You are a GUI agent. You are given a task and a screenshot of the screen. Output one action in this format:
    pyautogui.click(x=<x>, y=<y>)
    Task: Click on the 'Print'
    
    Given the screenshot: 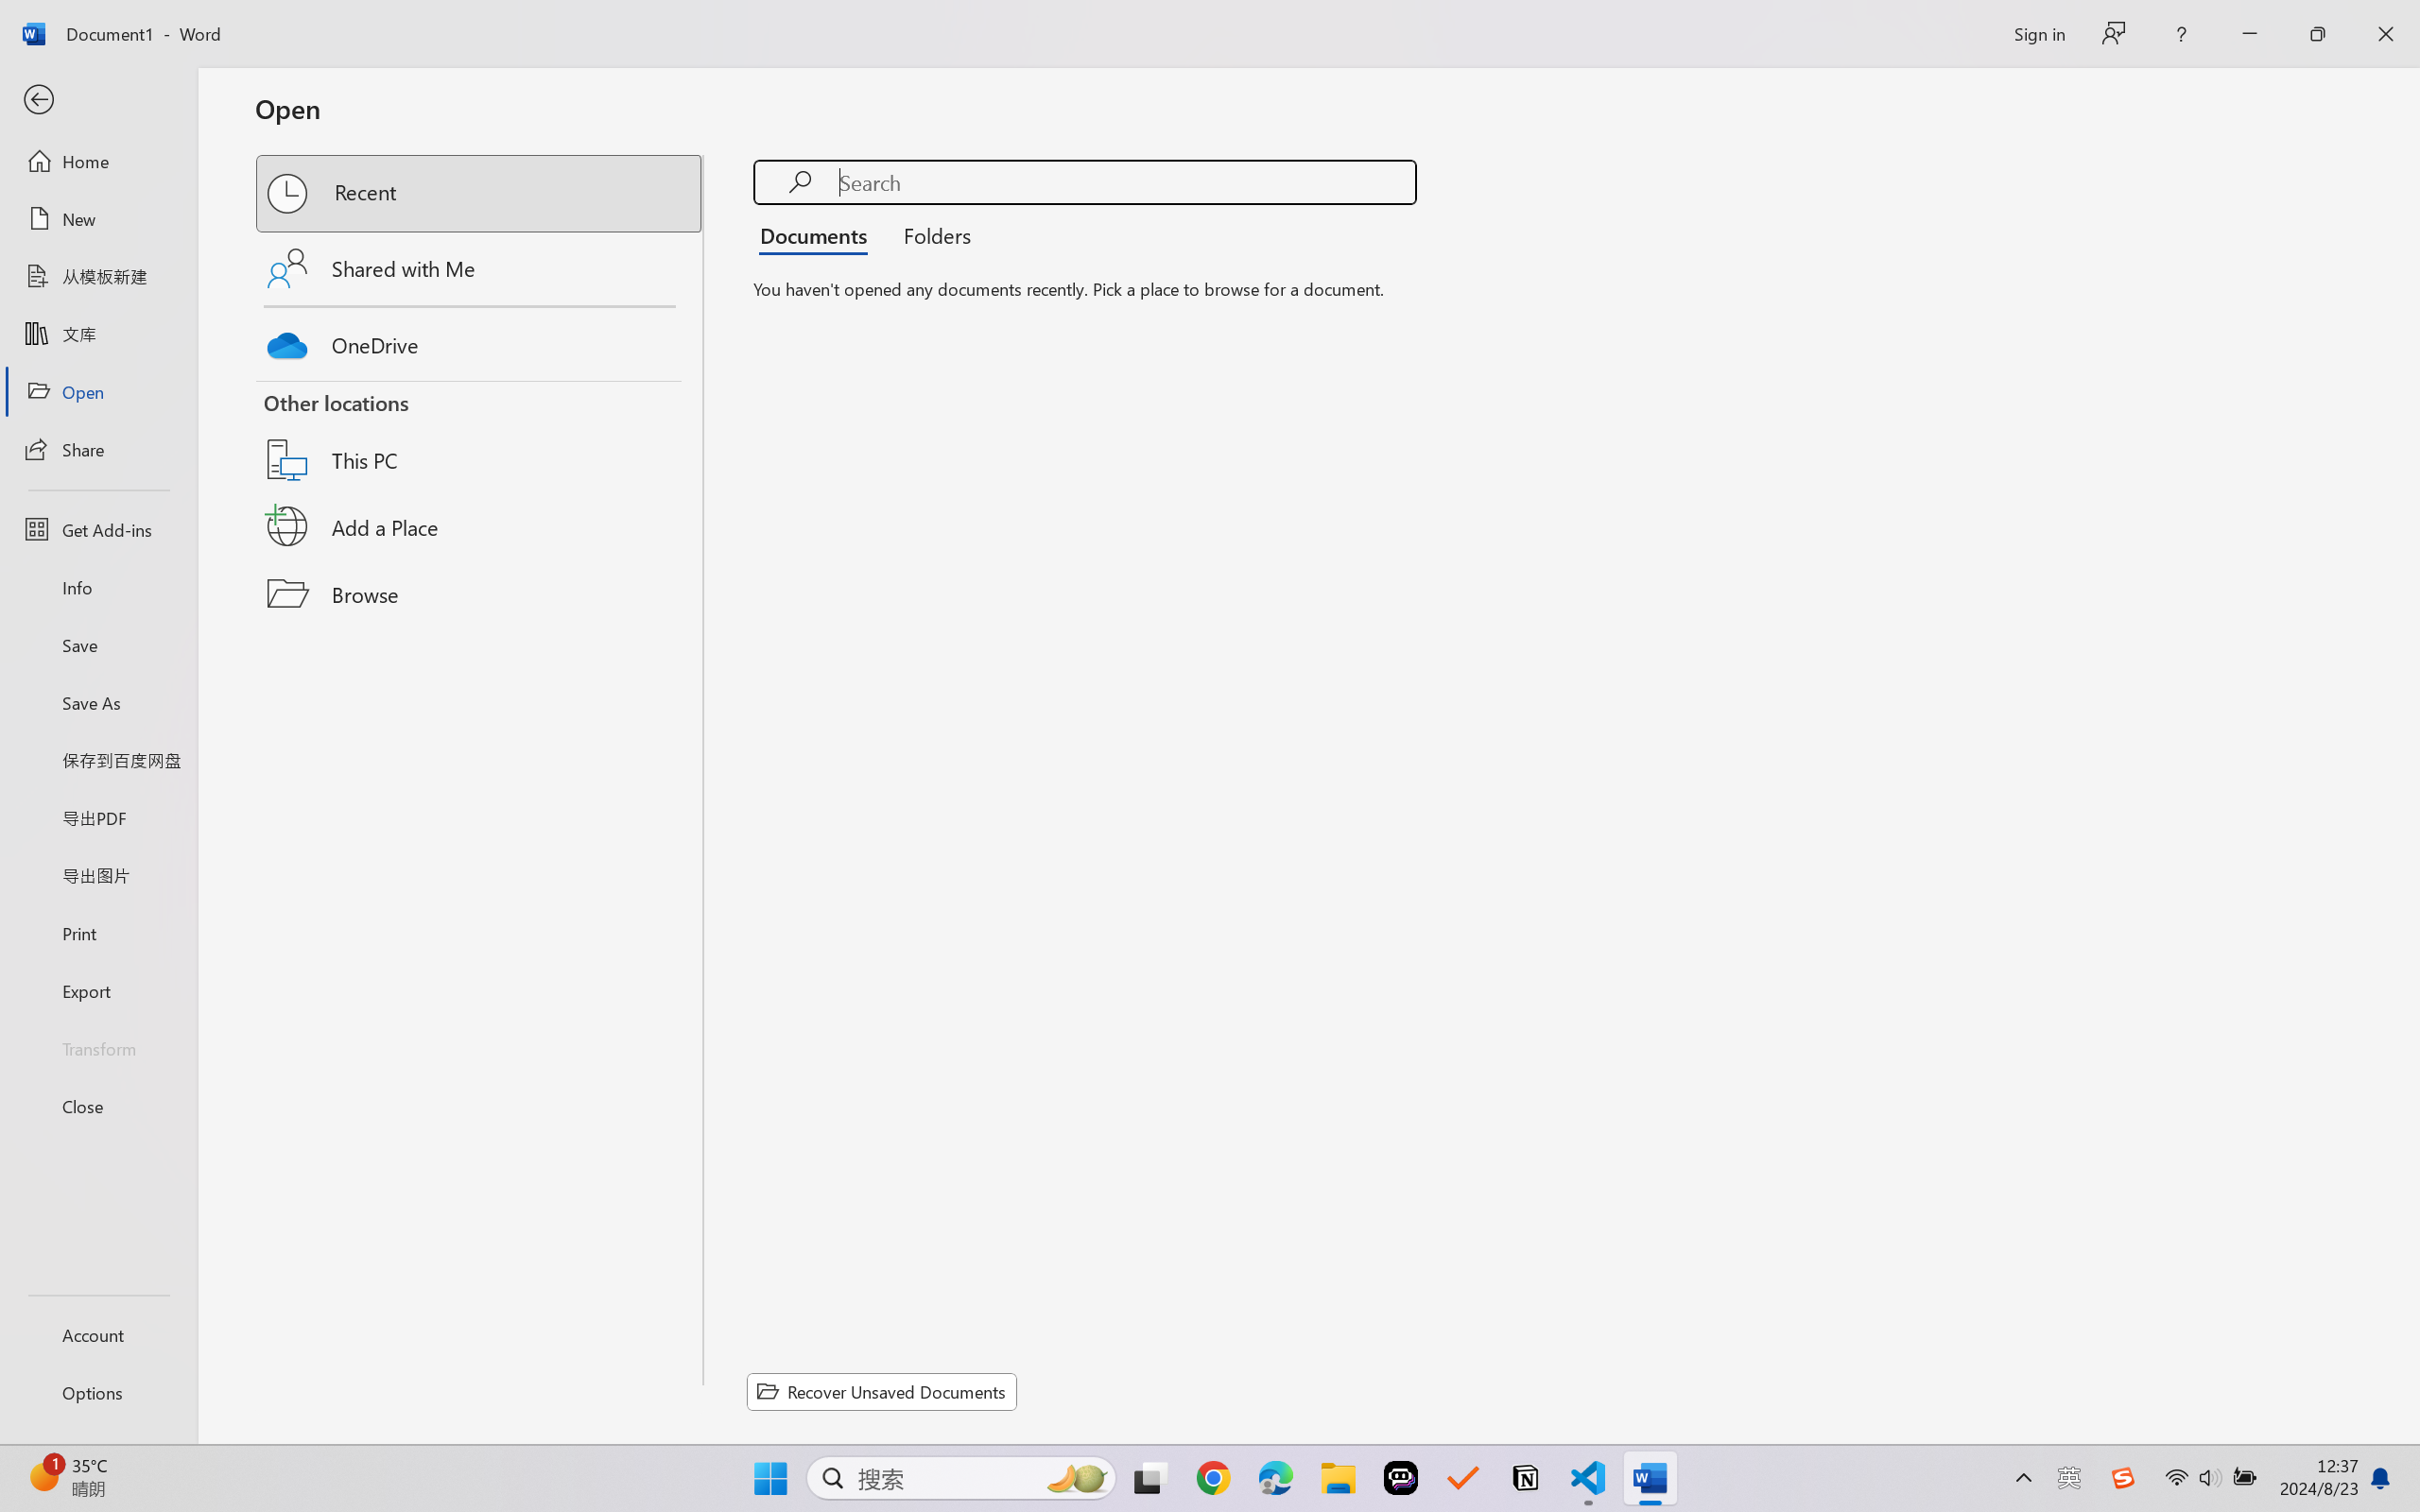 What is the action you would take?
    pyautogui.click(x=97, y=933)
    